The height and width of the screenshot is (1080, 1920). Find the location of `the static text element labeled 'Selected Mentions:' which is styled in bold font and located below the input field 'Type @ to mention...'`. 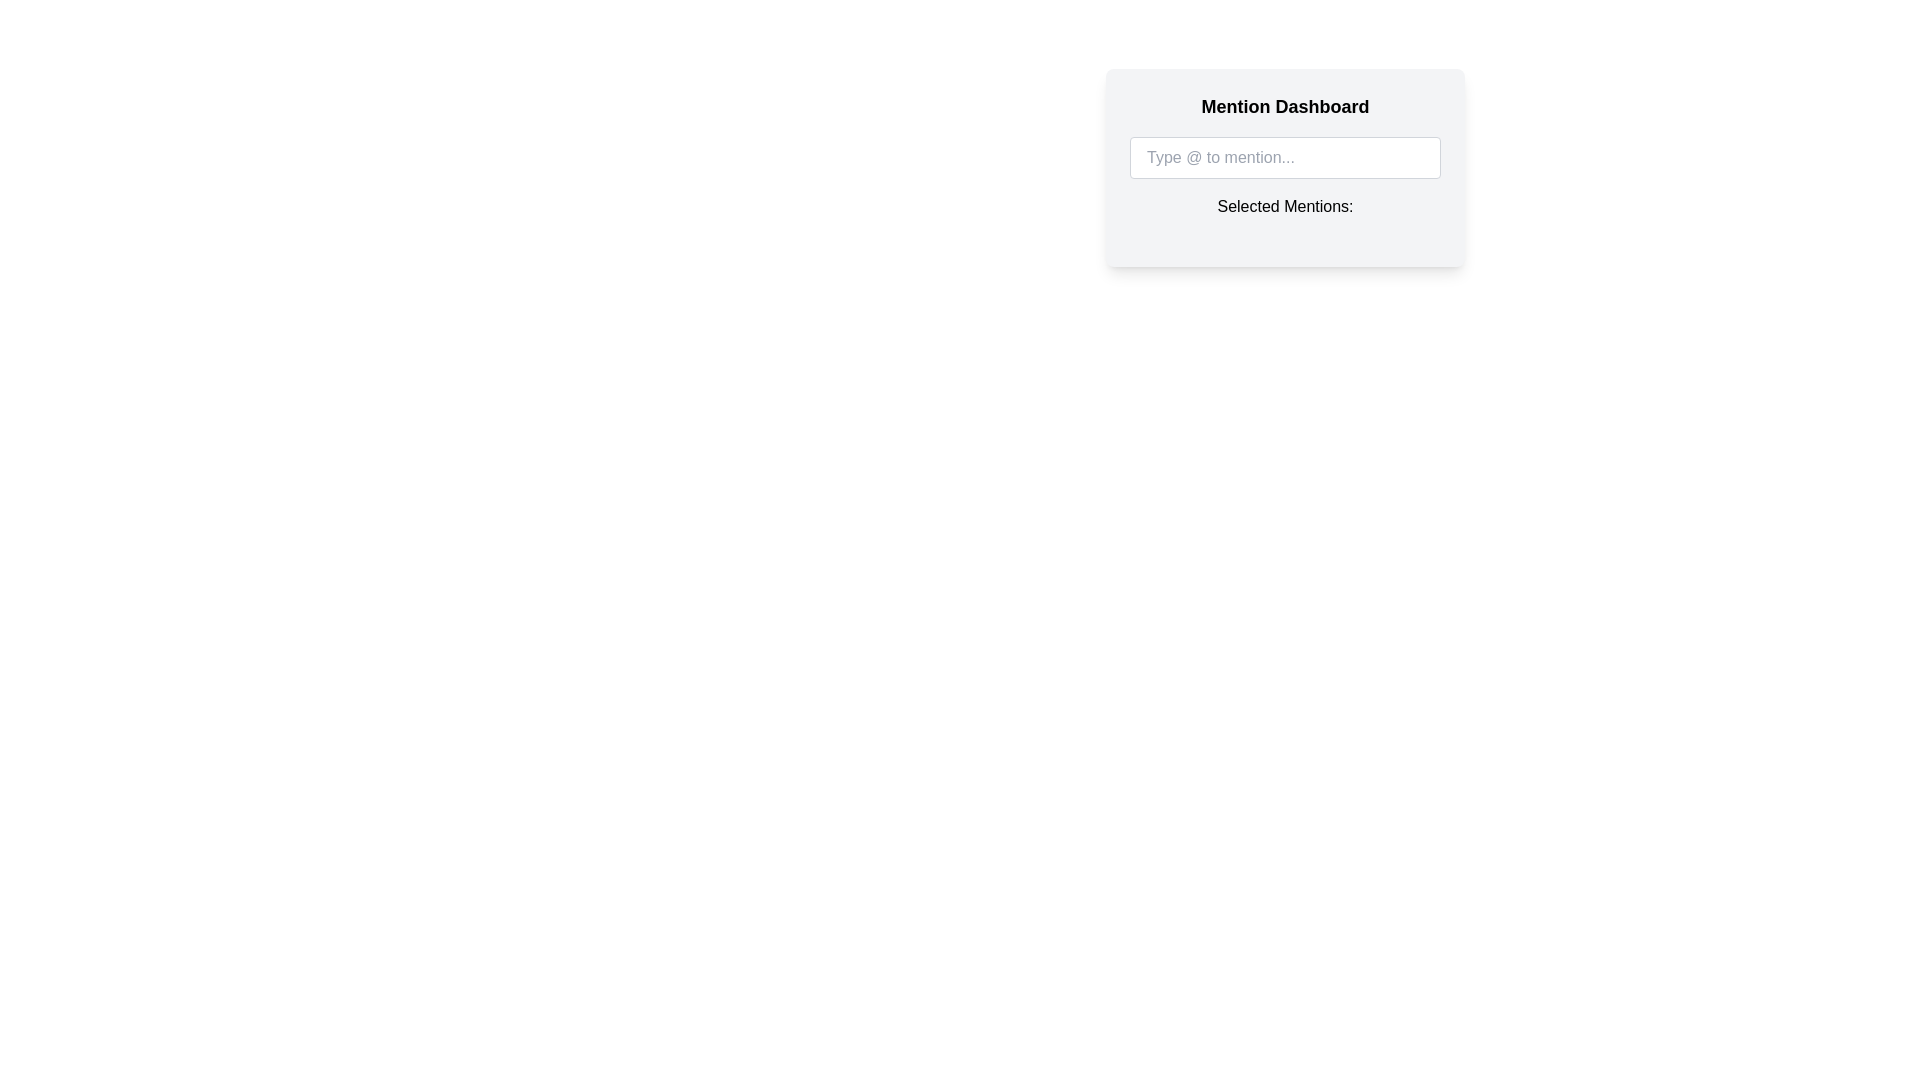

the static text element labeled 'Selected Mentions:' which is styled in bold font and located below the input field 'Type @ to mention...' is located at coordinates (1285, 211).